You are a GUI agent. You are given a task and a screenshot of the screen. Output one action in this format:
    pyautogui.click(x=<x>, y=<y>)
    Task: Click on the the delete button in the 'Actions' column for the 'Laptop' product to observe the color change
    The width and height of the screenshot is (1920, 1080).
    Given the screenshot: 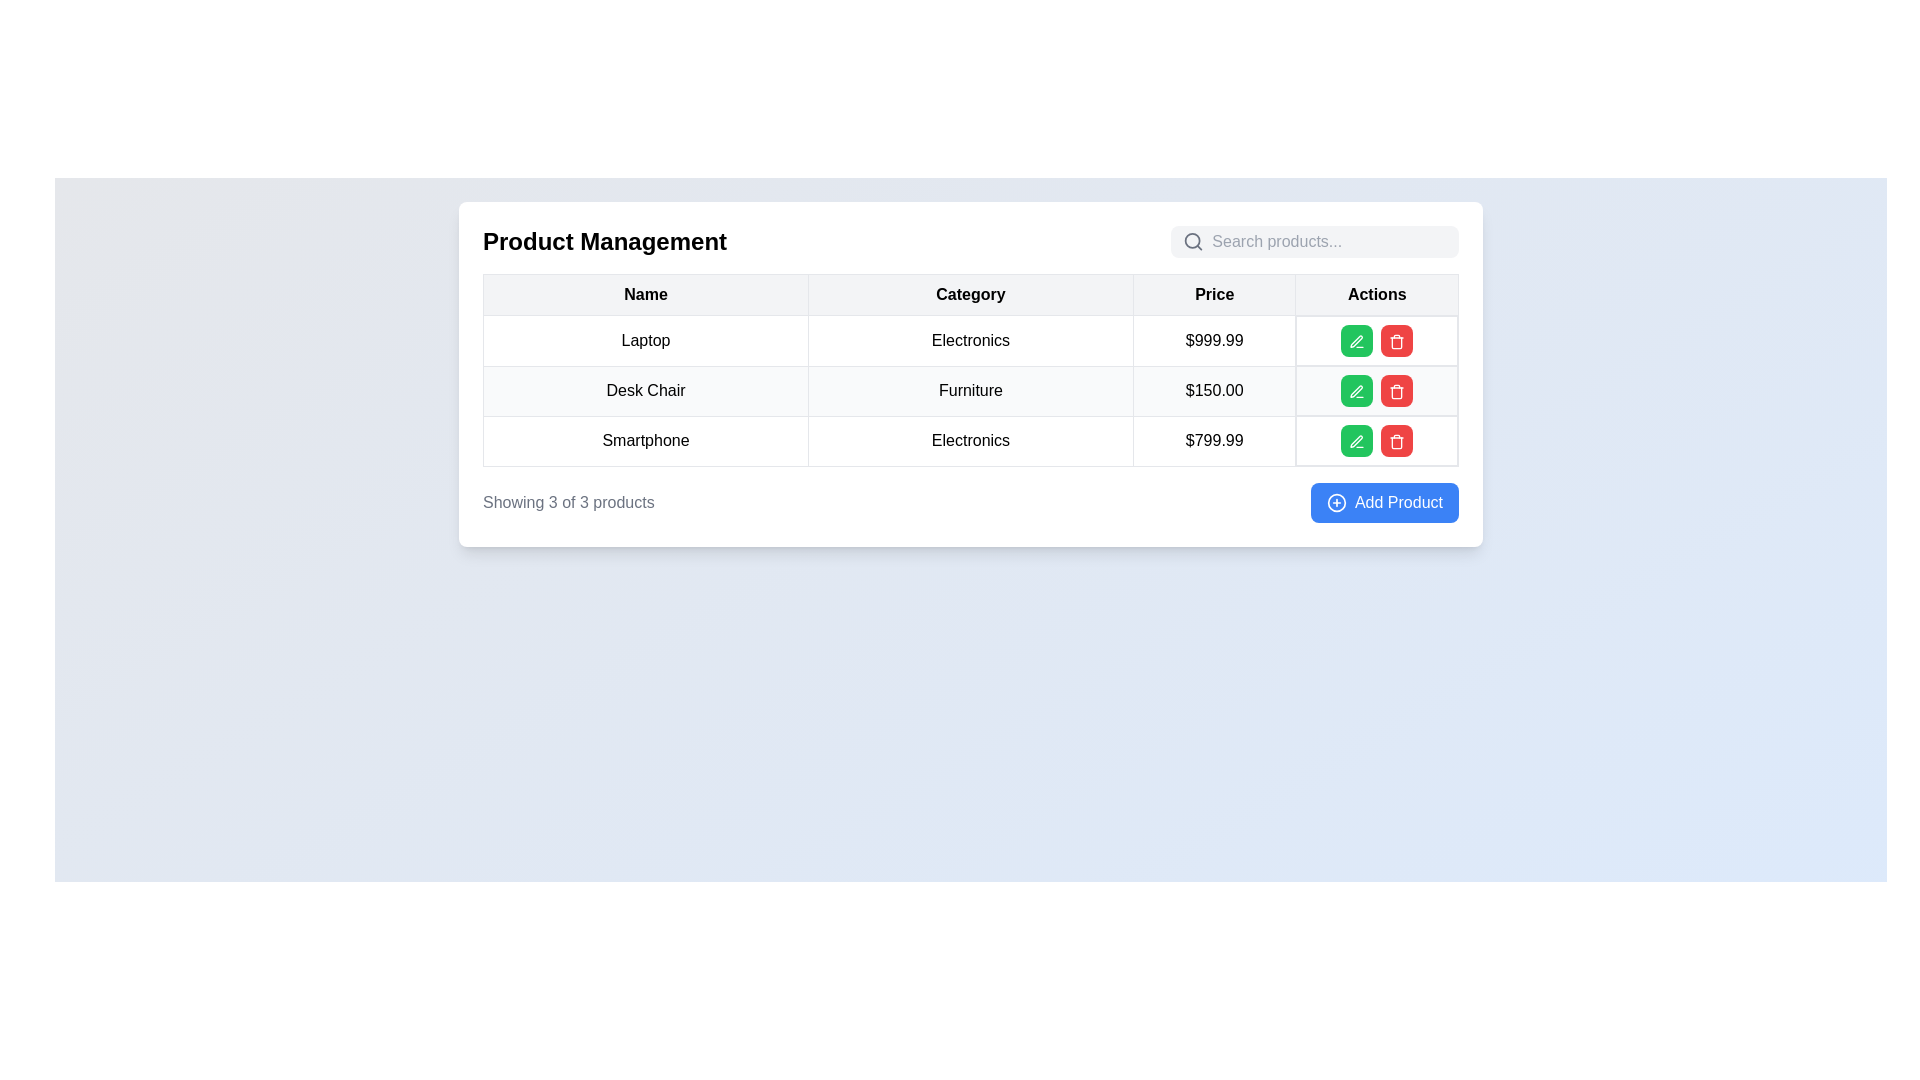 What is the action you would take?
    pyautogui.click(x=1396, y=339)
    